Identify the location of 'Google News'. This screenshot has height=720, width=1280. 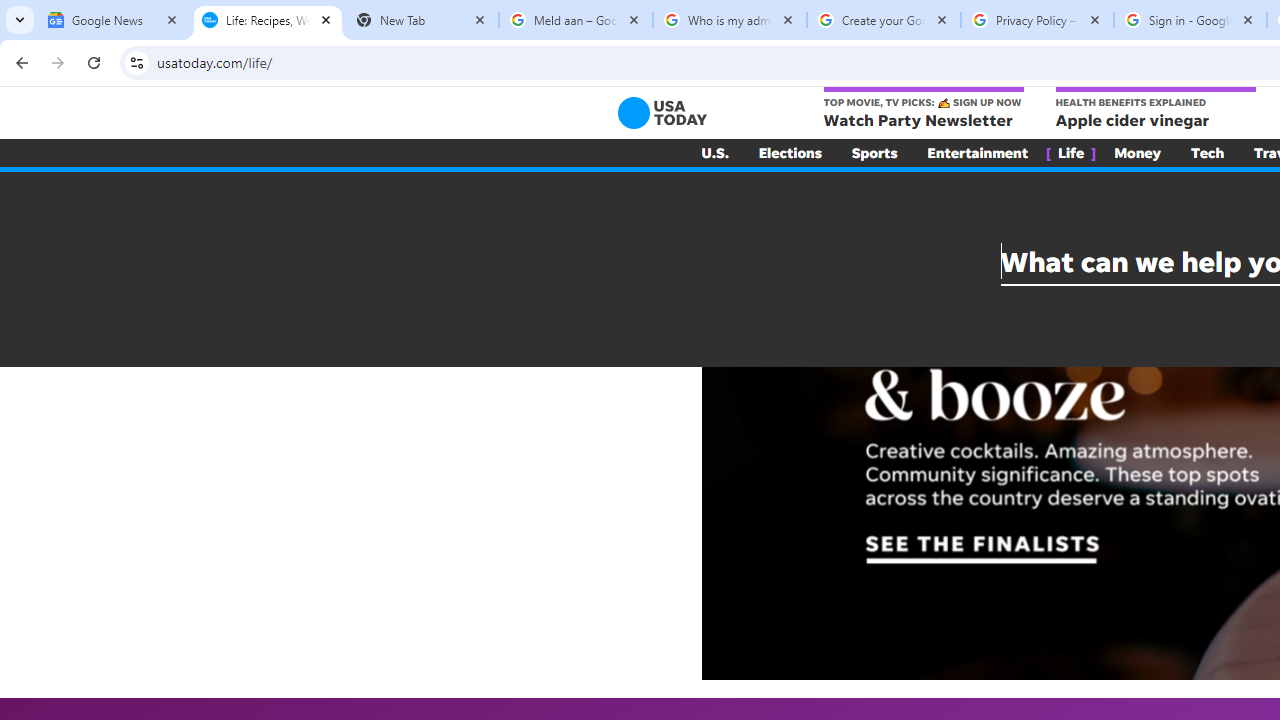
(112, 20).